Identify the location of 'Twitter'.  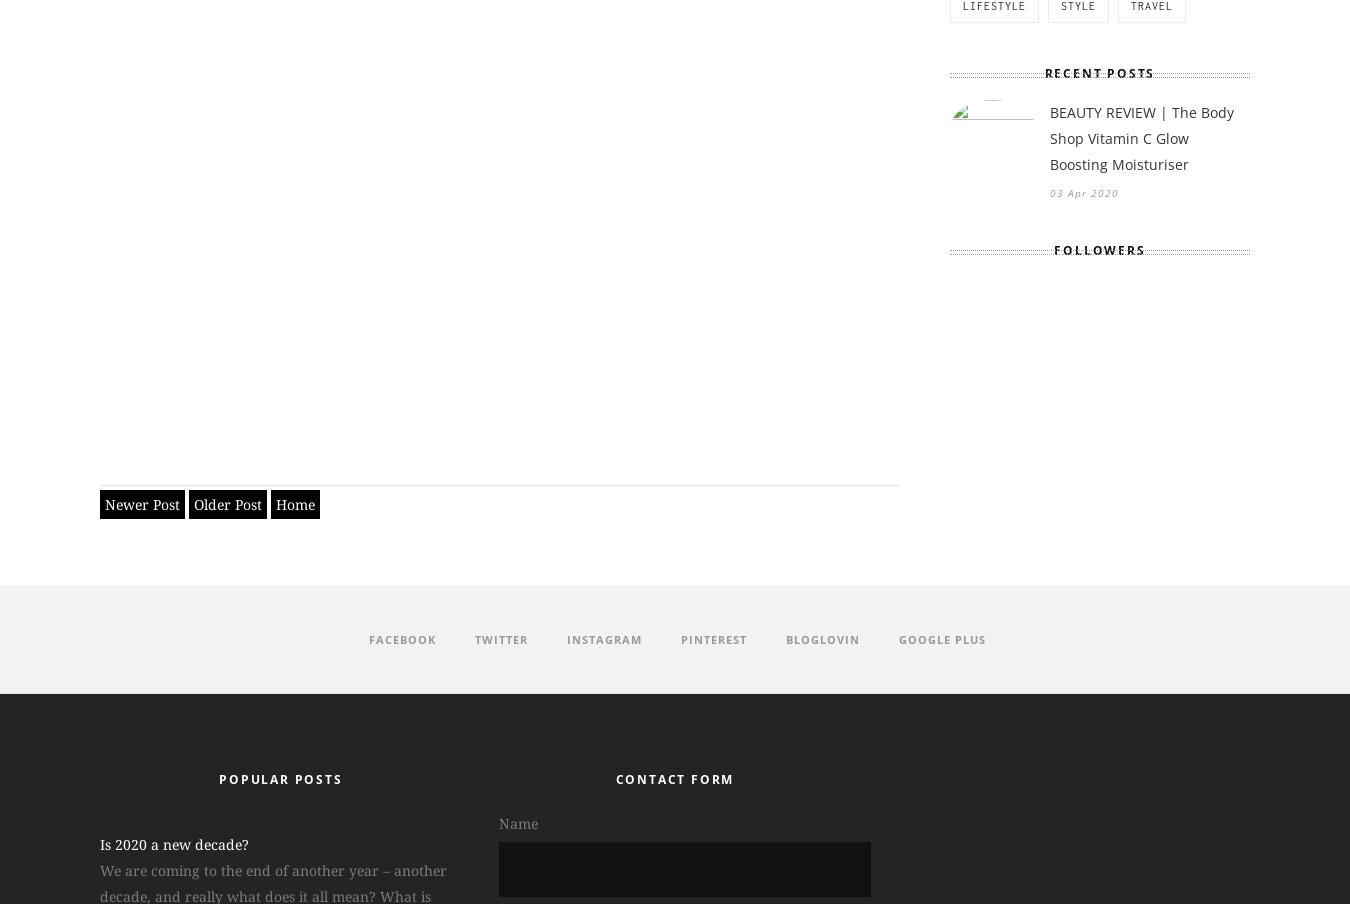
(500, 638).